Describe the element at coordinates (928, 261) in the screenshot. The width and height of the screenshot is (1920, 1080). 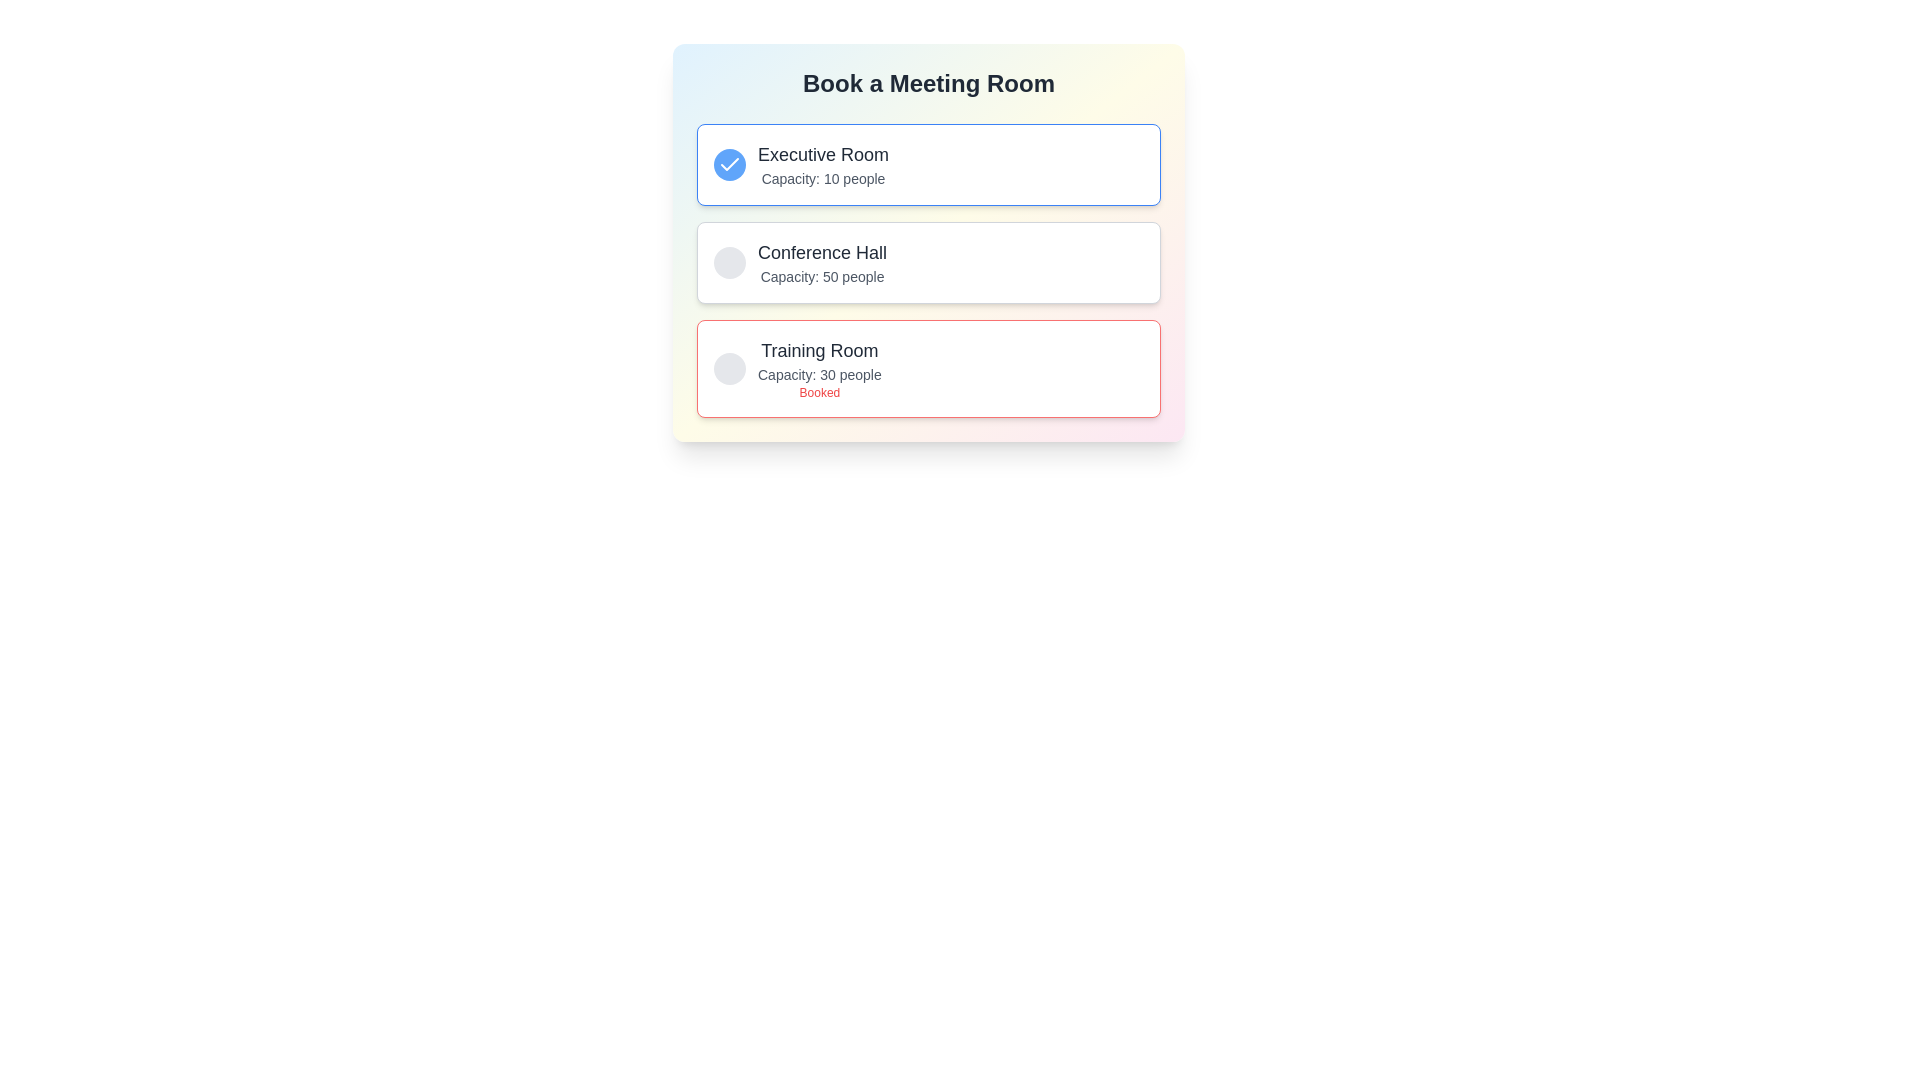
I see `the 'Conference Hall' card, which is a rectangular clickable selection option with a white background, containing the title 'Conference Hall' and capacity information, located centrally in the list of room options` at that location.